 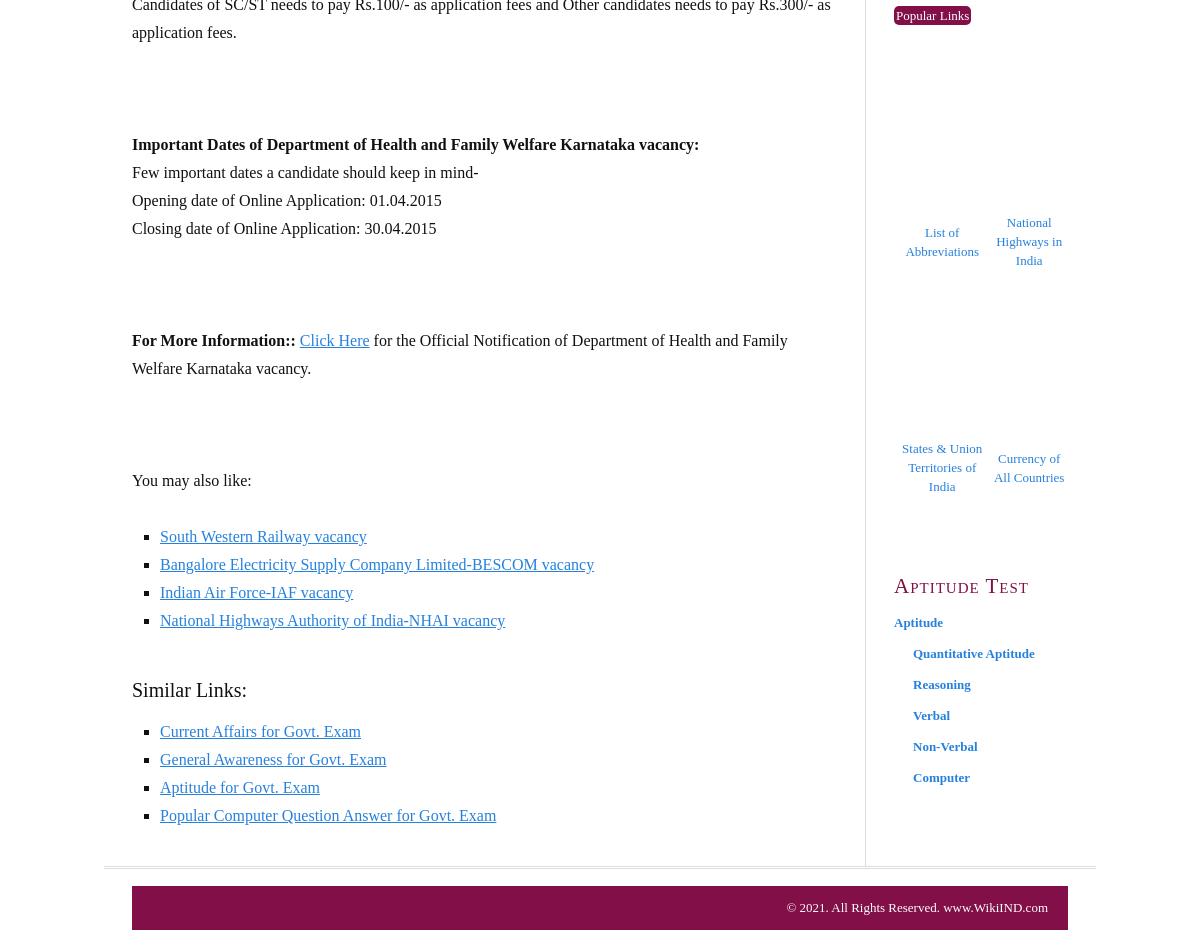 I want to click on 'General Awareness for Govt. Exam', so click(x=158, y=759).